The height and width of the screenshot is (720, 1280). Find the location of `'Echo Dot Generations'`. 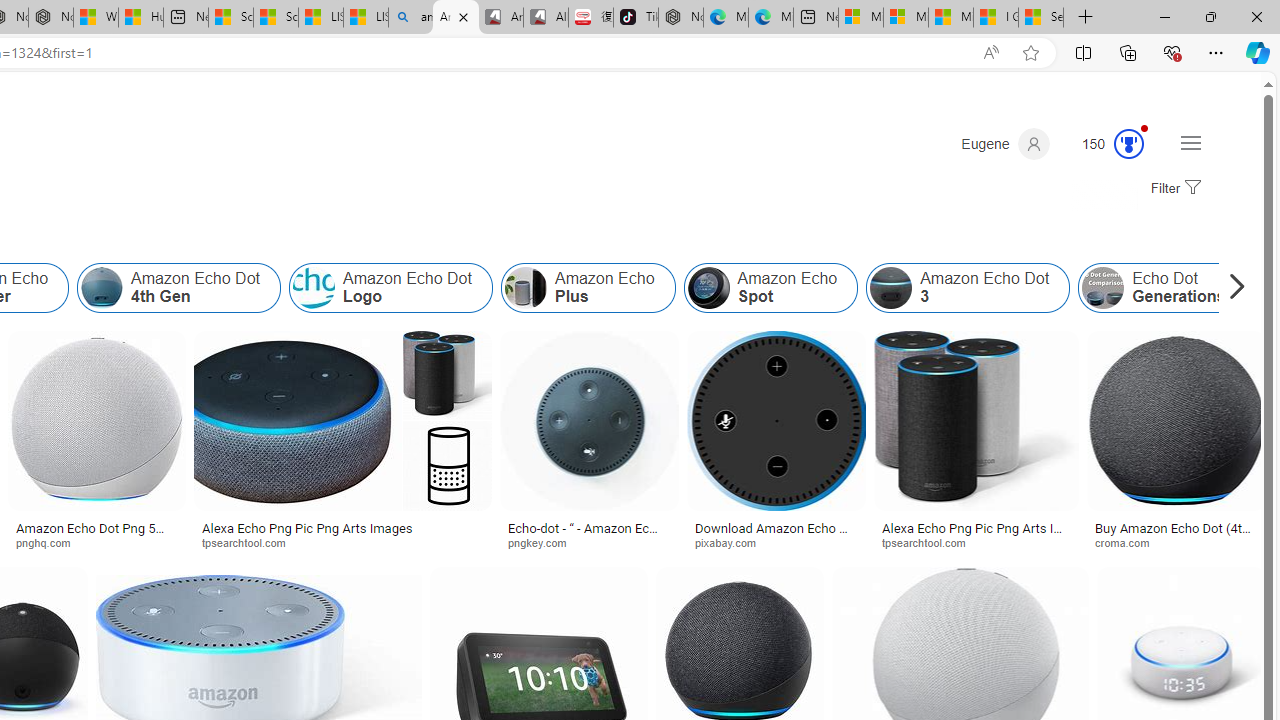

'Echo Dot Generations' is located at coordinates (1162, 288).